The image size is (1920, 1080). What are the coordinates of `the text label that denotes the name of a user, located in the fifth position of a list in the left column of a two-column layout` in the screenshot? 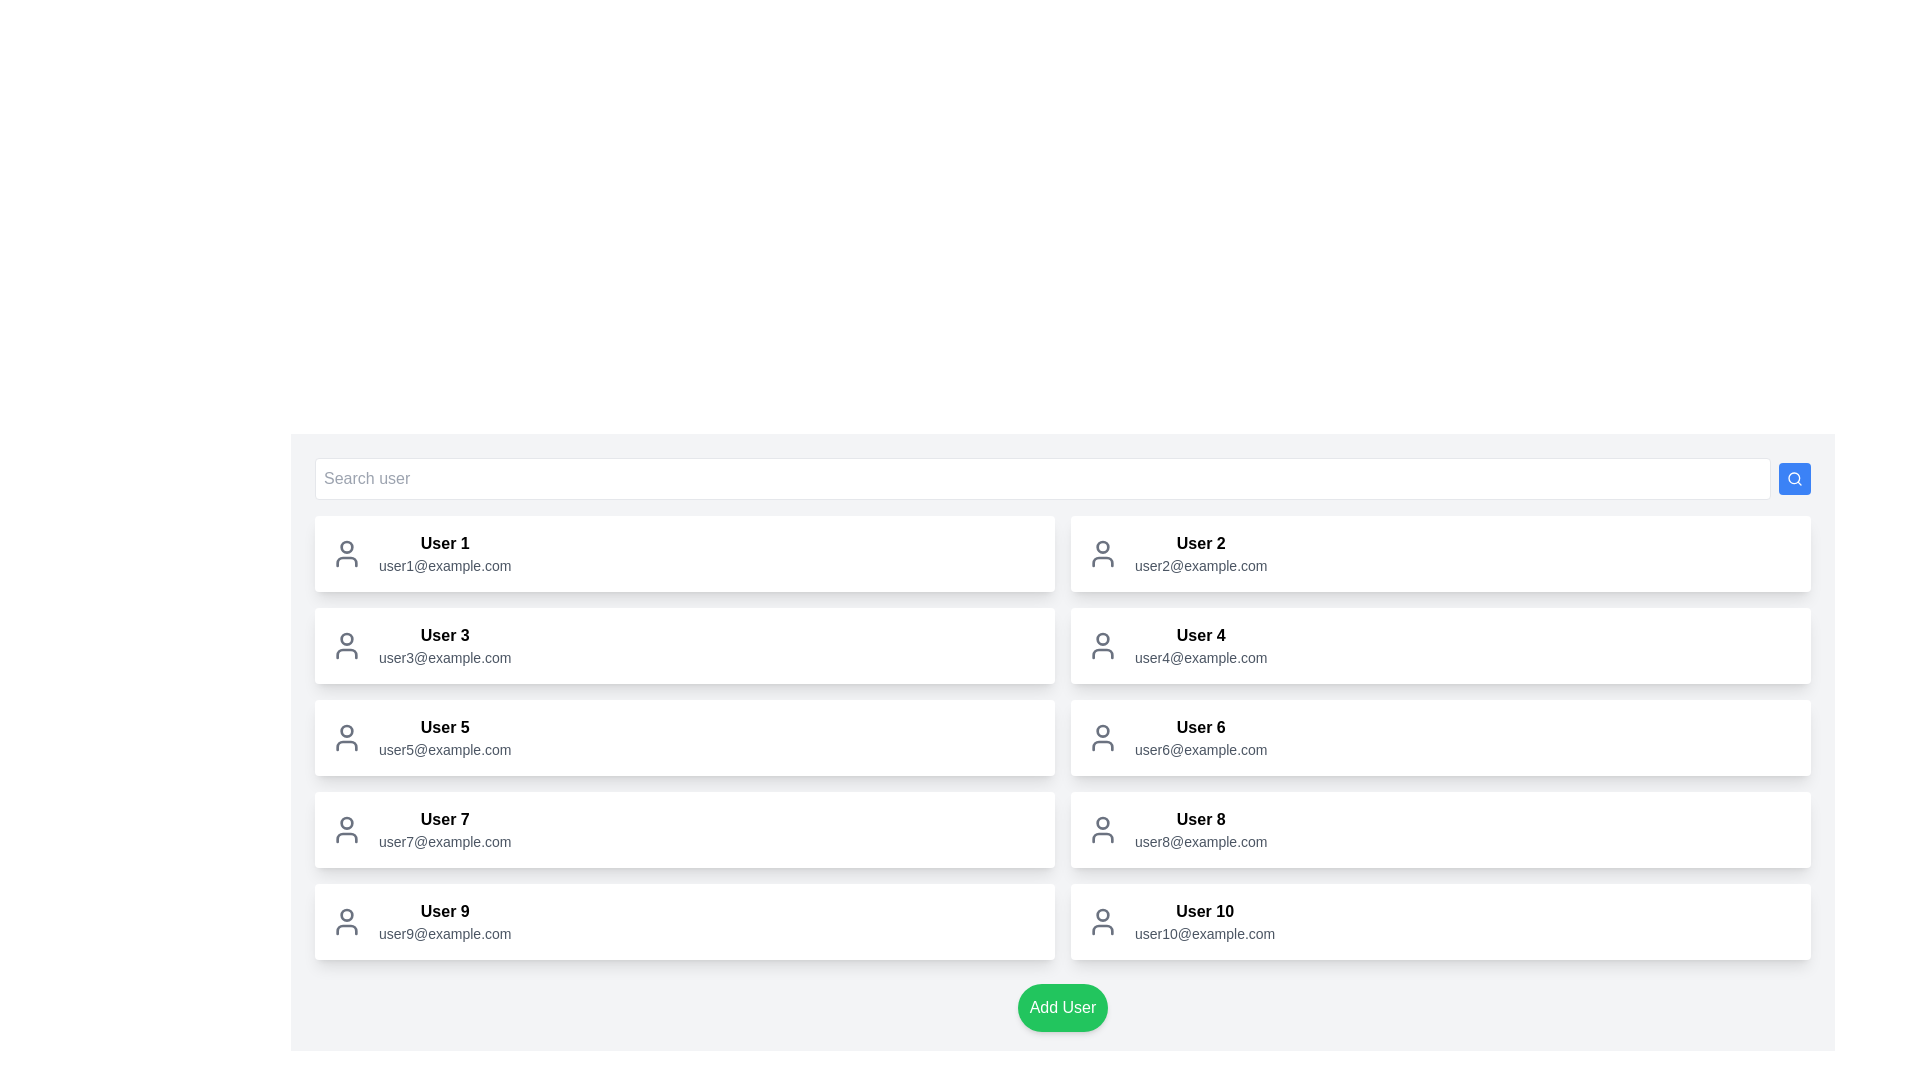 It's located at (444, 820).